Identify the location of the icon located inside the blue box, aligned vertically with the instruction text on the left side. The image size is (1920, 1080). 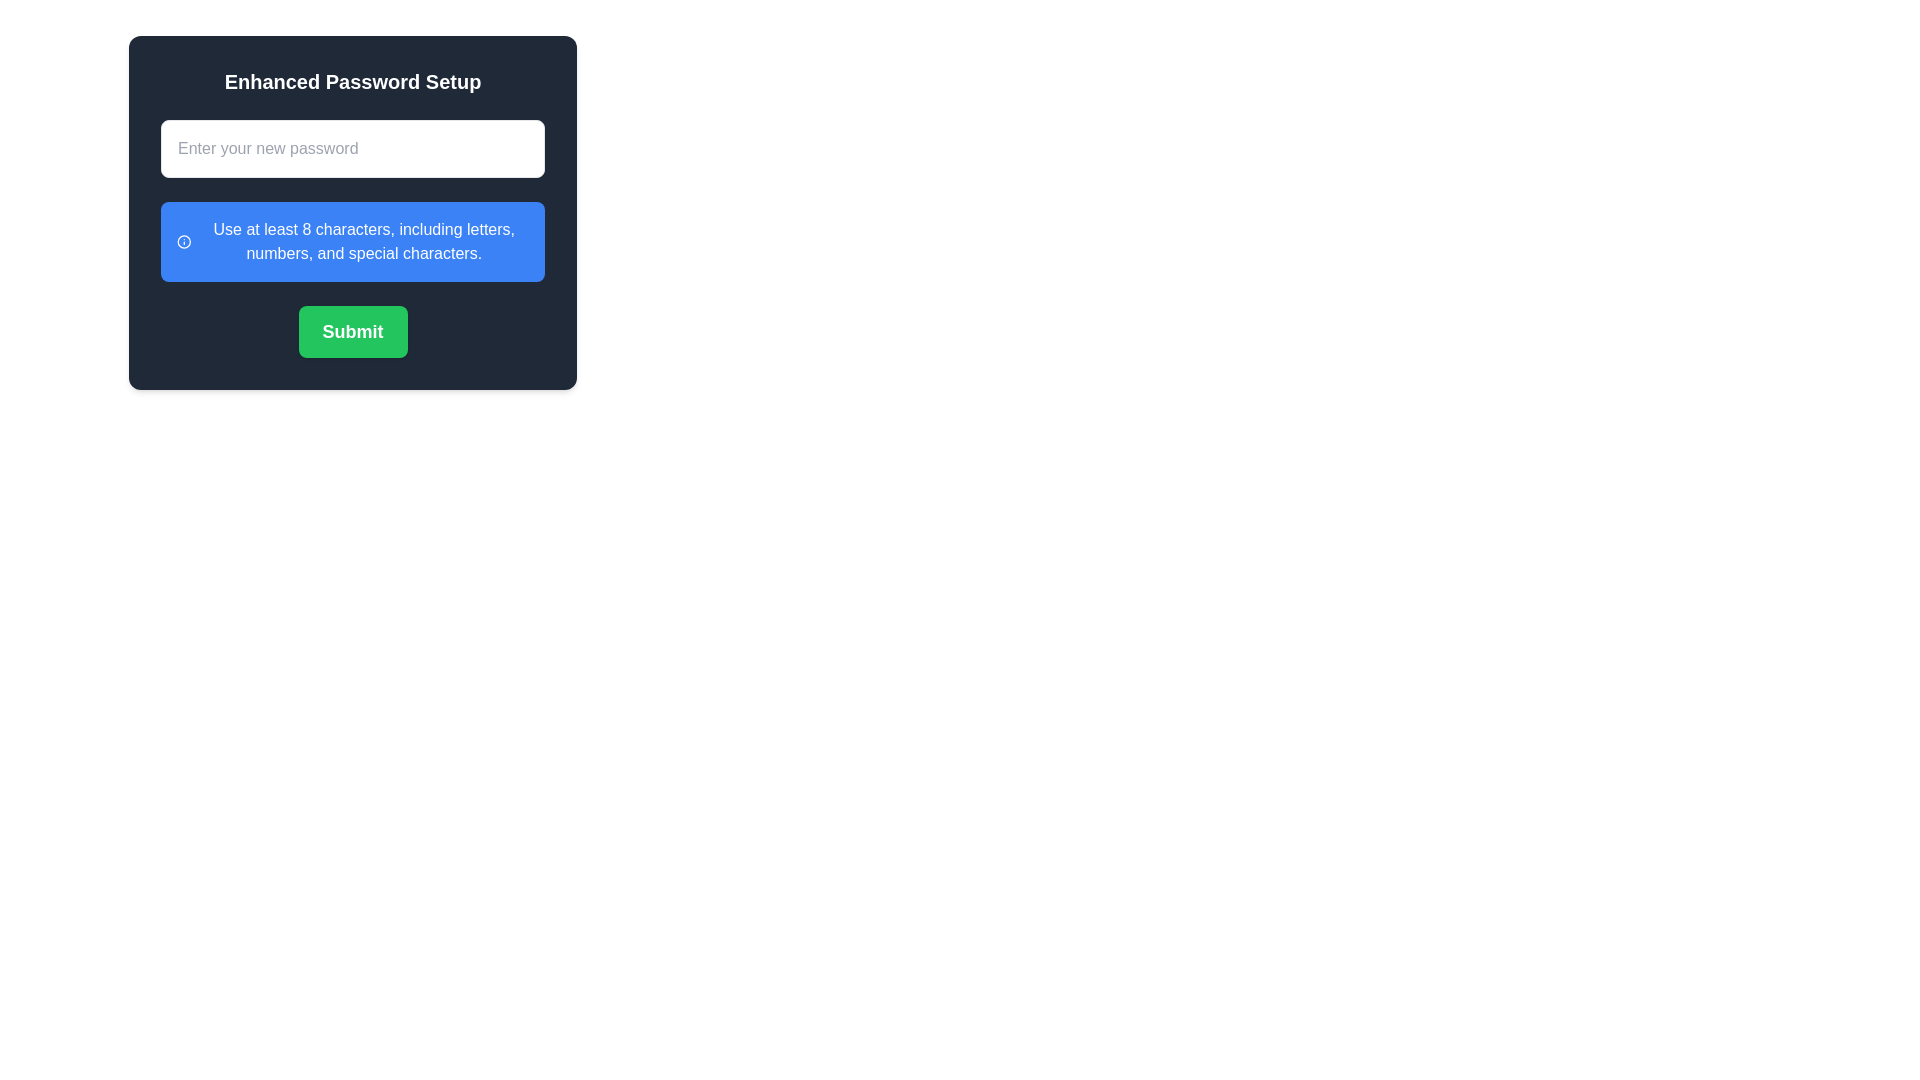
(184, 241).